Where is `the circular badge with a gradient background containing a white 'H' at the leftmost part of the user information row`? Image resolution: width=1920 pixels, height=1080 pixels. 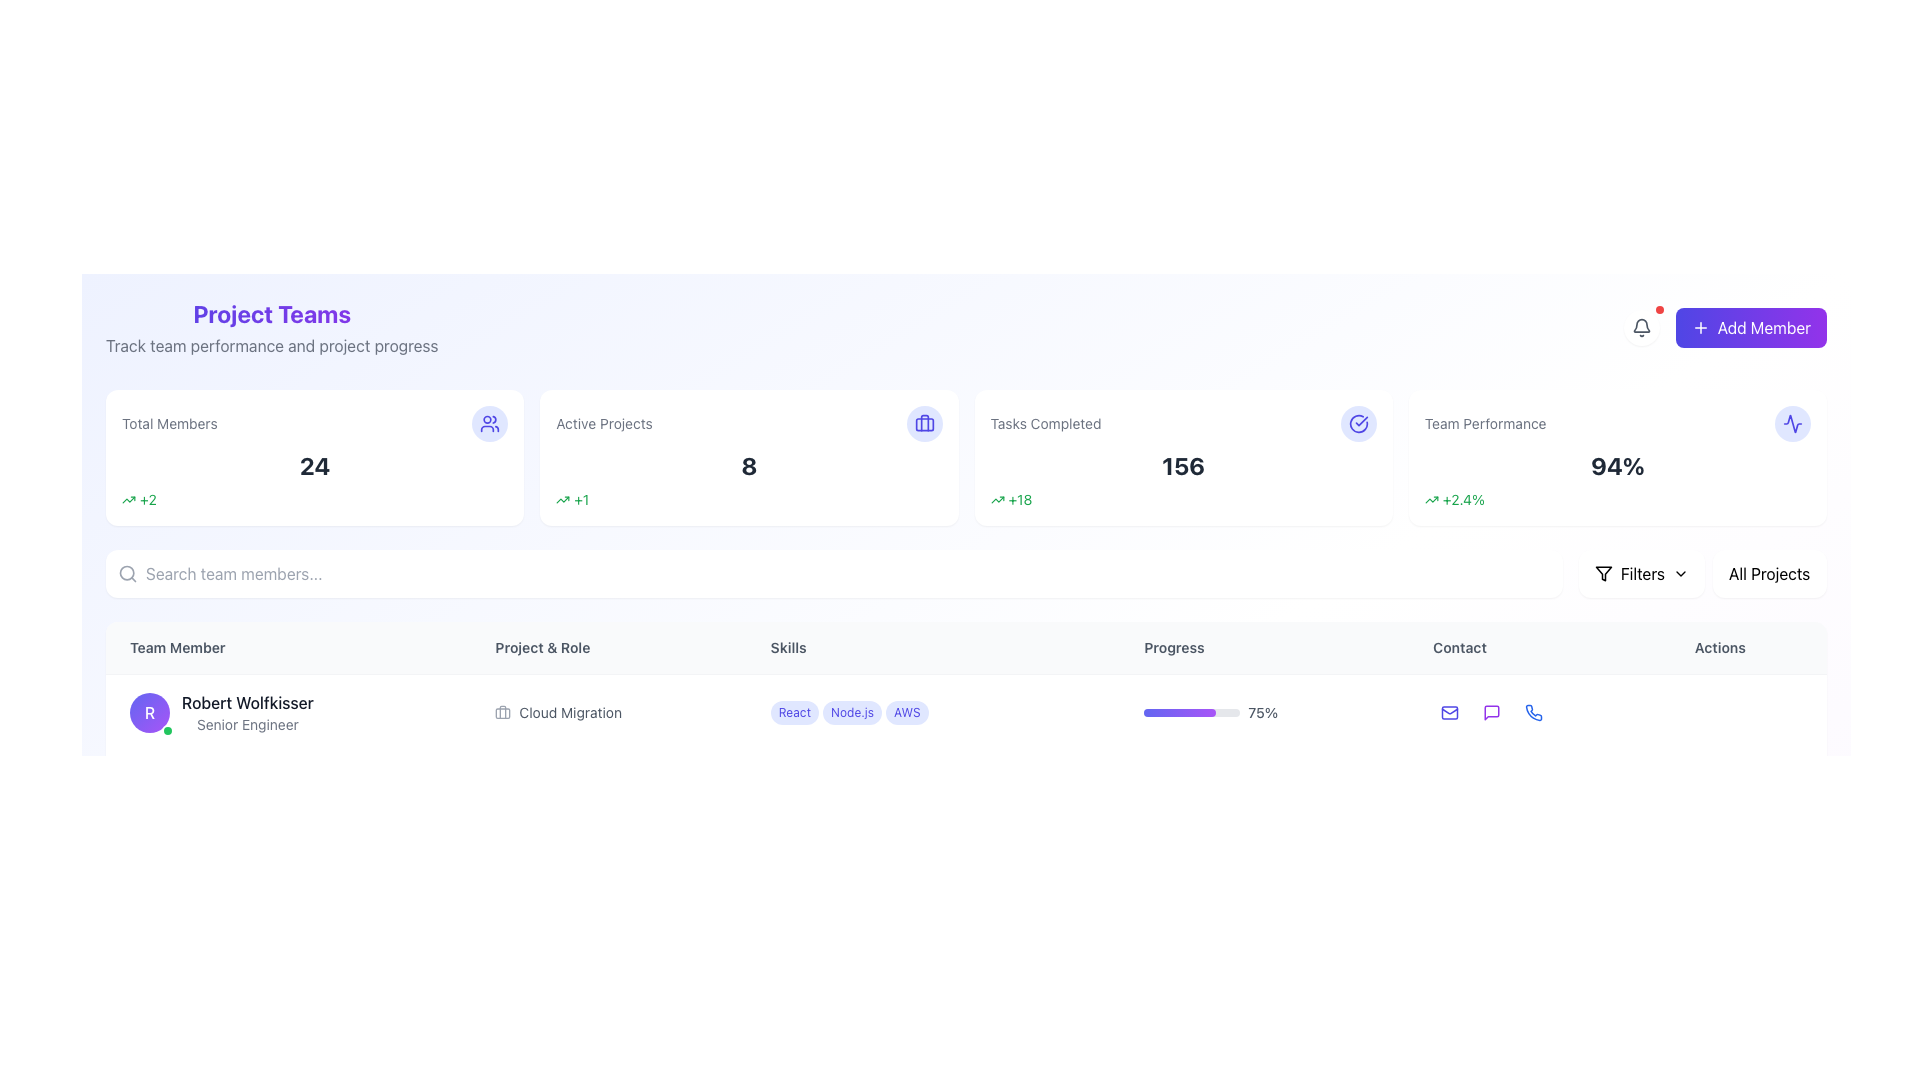
the circular badge with a gradient background containing a white 'H' at the leftmost part of the user information row is located at coordinates (148, 863).